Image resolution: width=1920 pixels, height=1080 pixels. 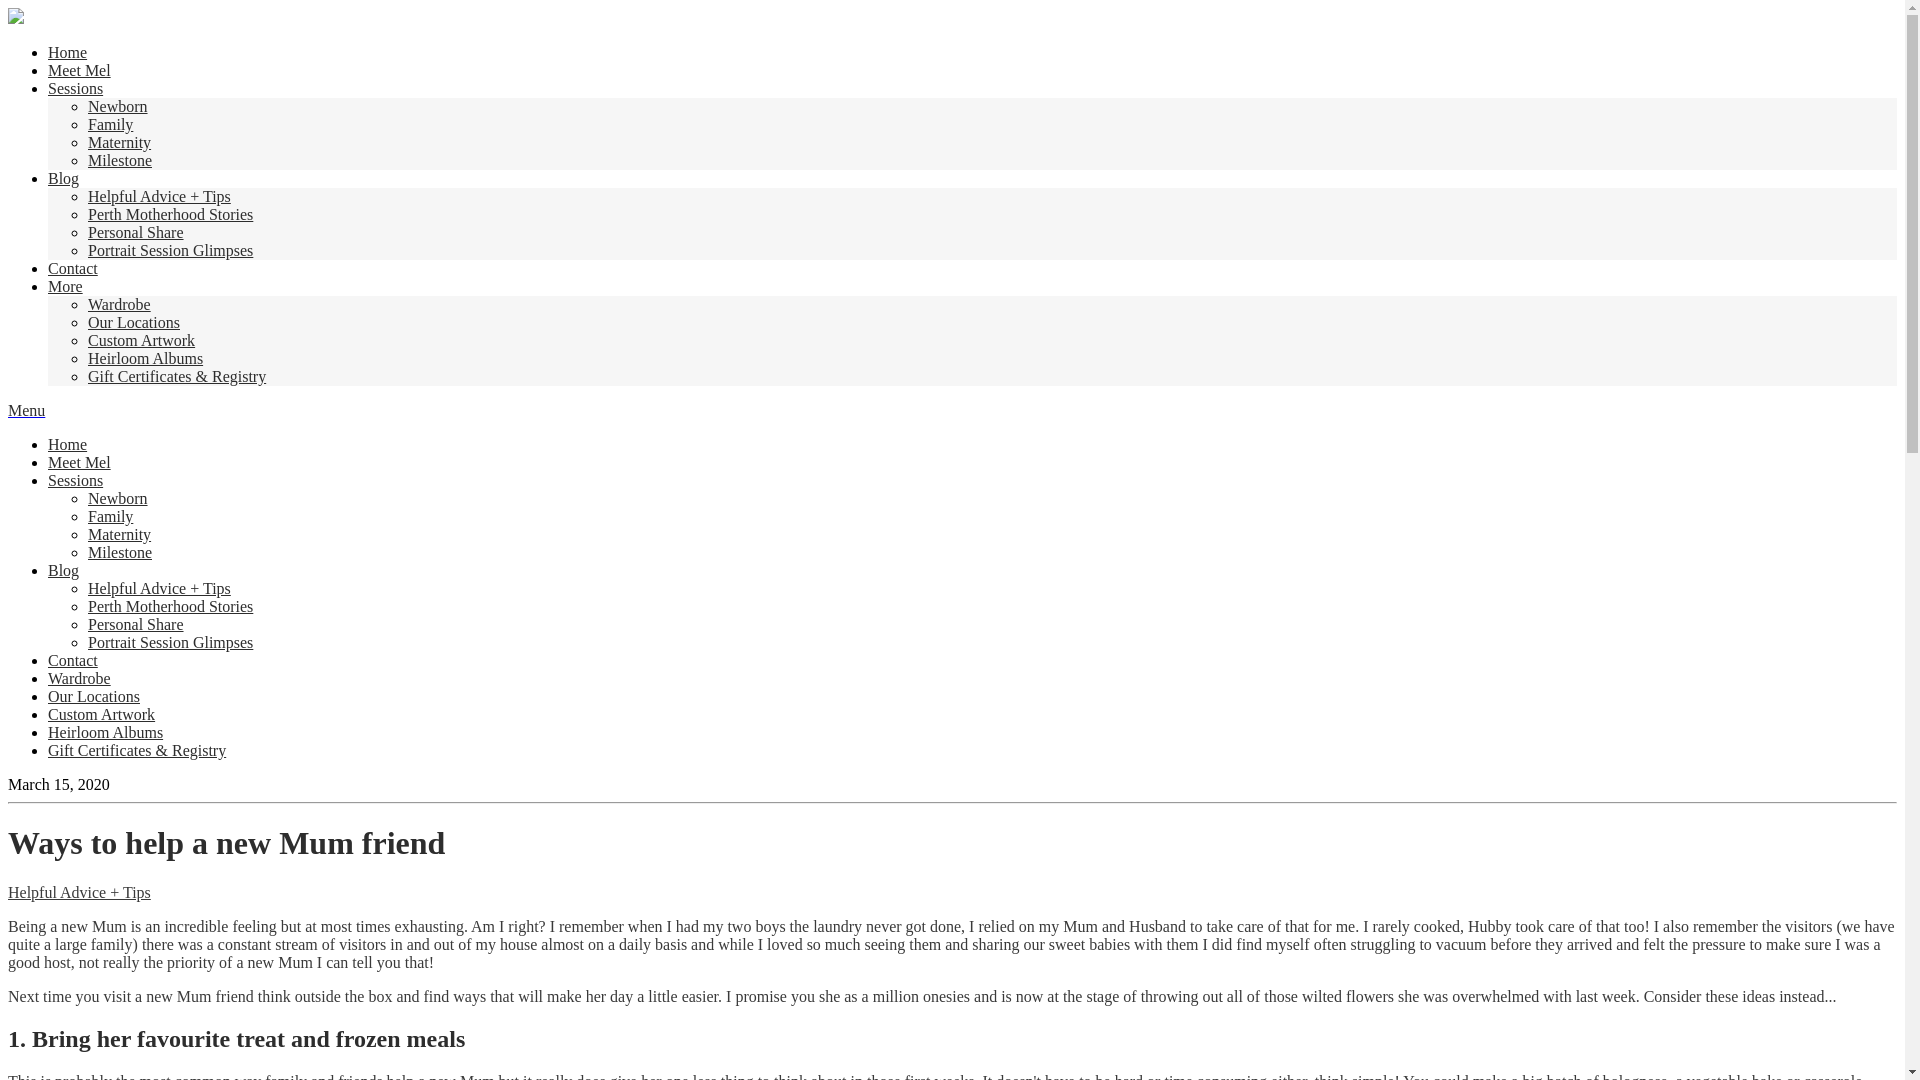 What do you see at coordinates (119, 552) in the screenshot?
I see `'Milestone'` at bounding box center [119, 552].